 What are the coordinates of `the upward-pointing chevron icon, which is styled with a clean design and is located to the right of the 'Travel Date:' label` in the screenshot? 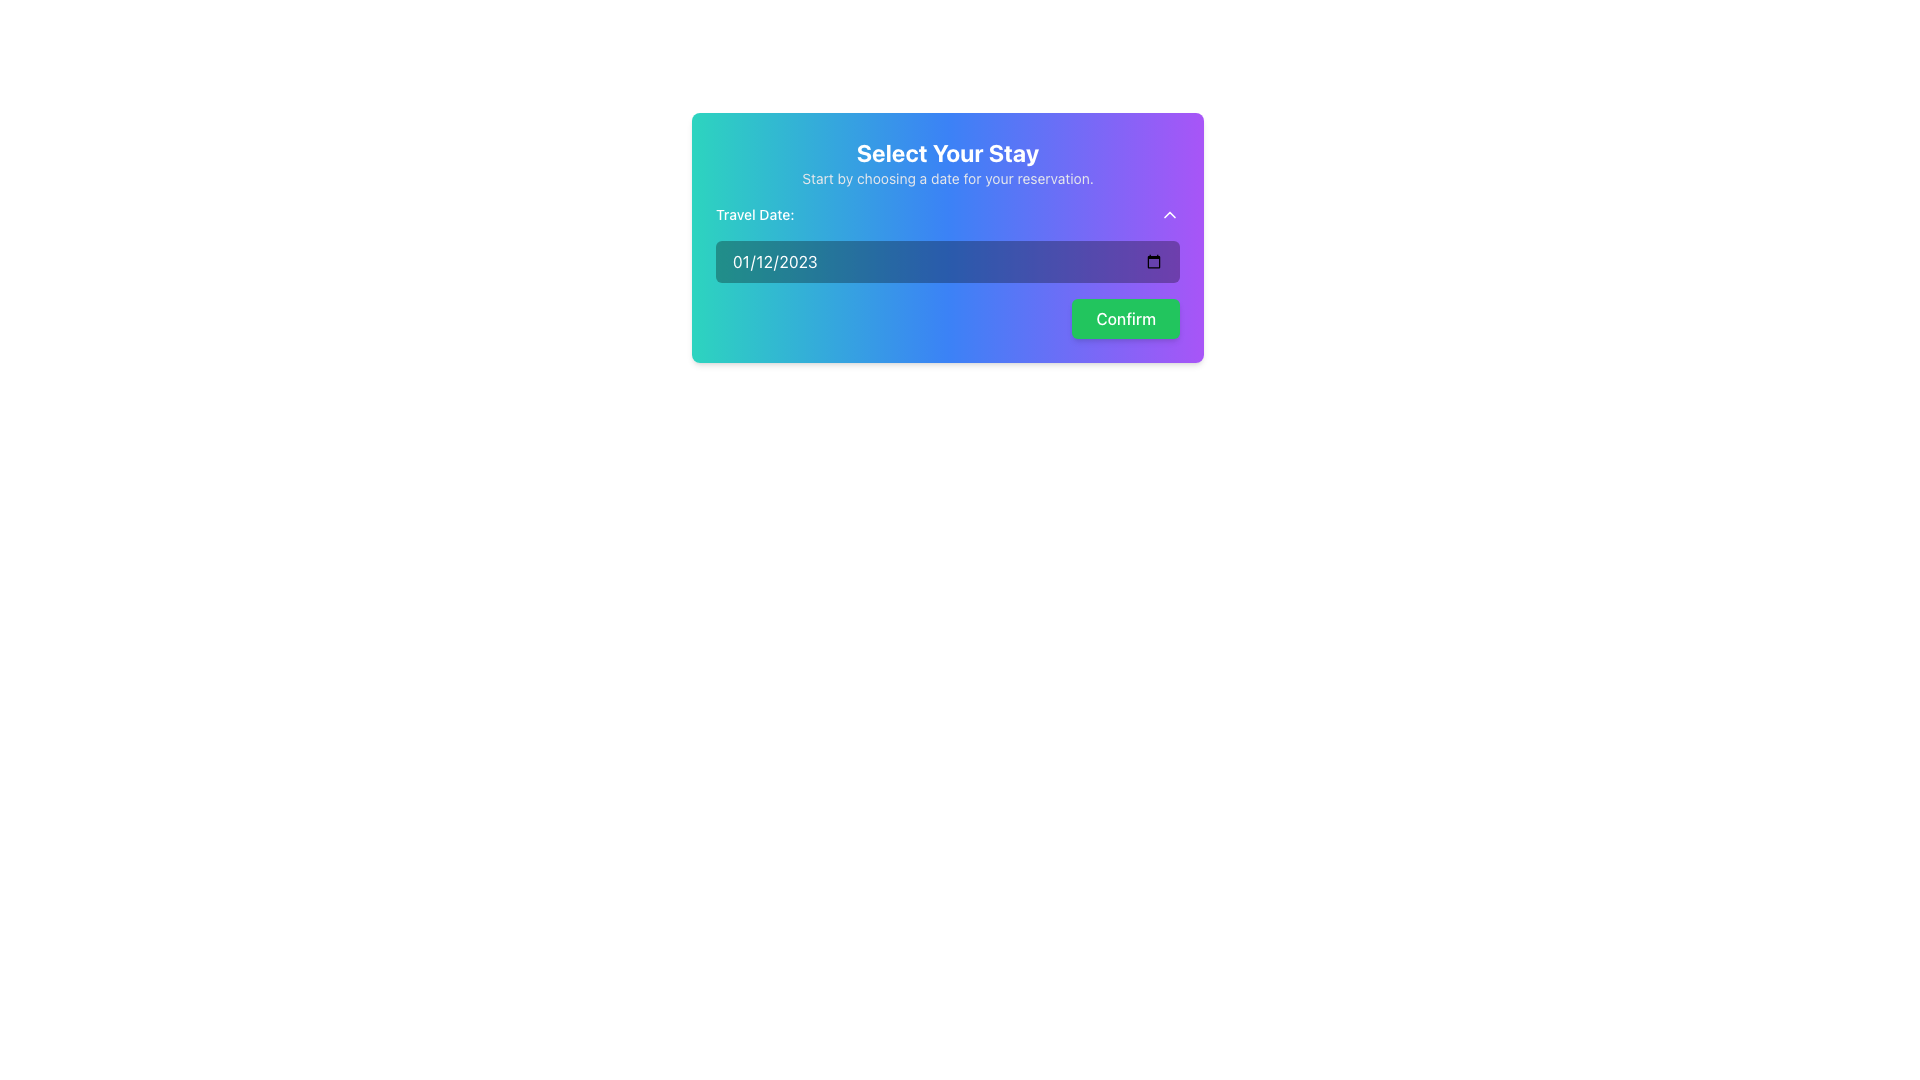 It's located at (1170, 215).